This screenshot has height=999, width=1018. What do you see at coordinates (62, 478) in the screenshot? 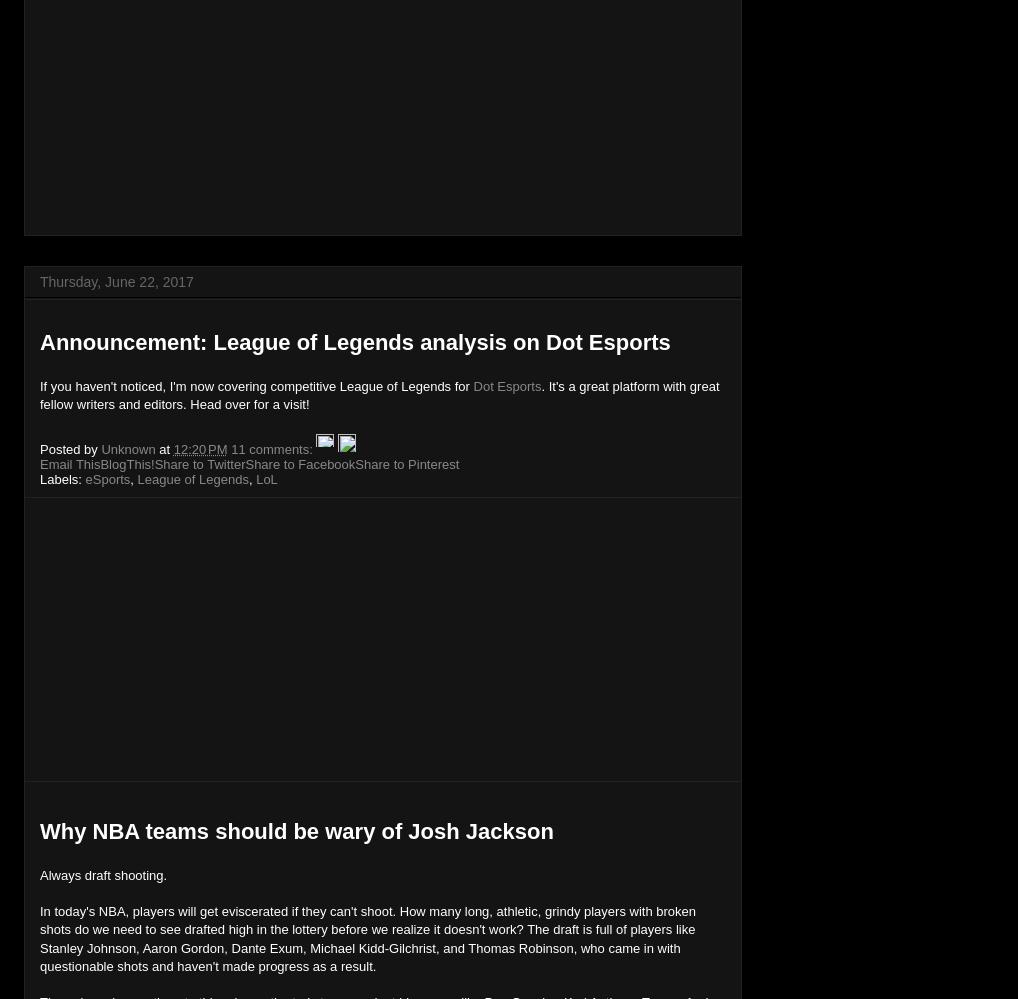
I see `'Labels:'` at bounding box center [62, 478].